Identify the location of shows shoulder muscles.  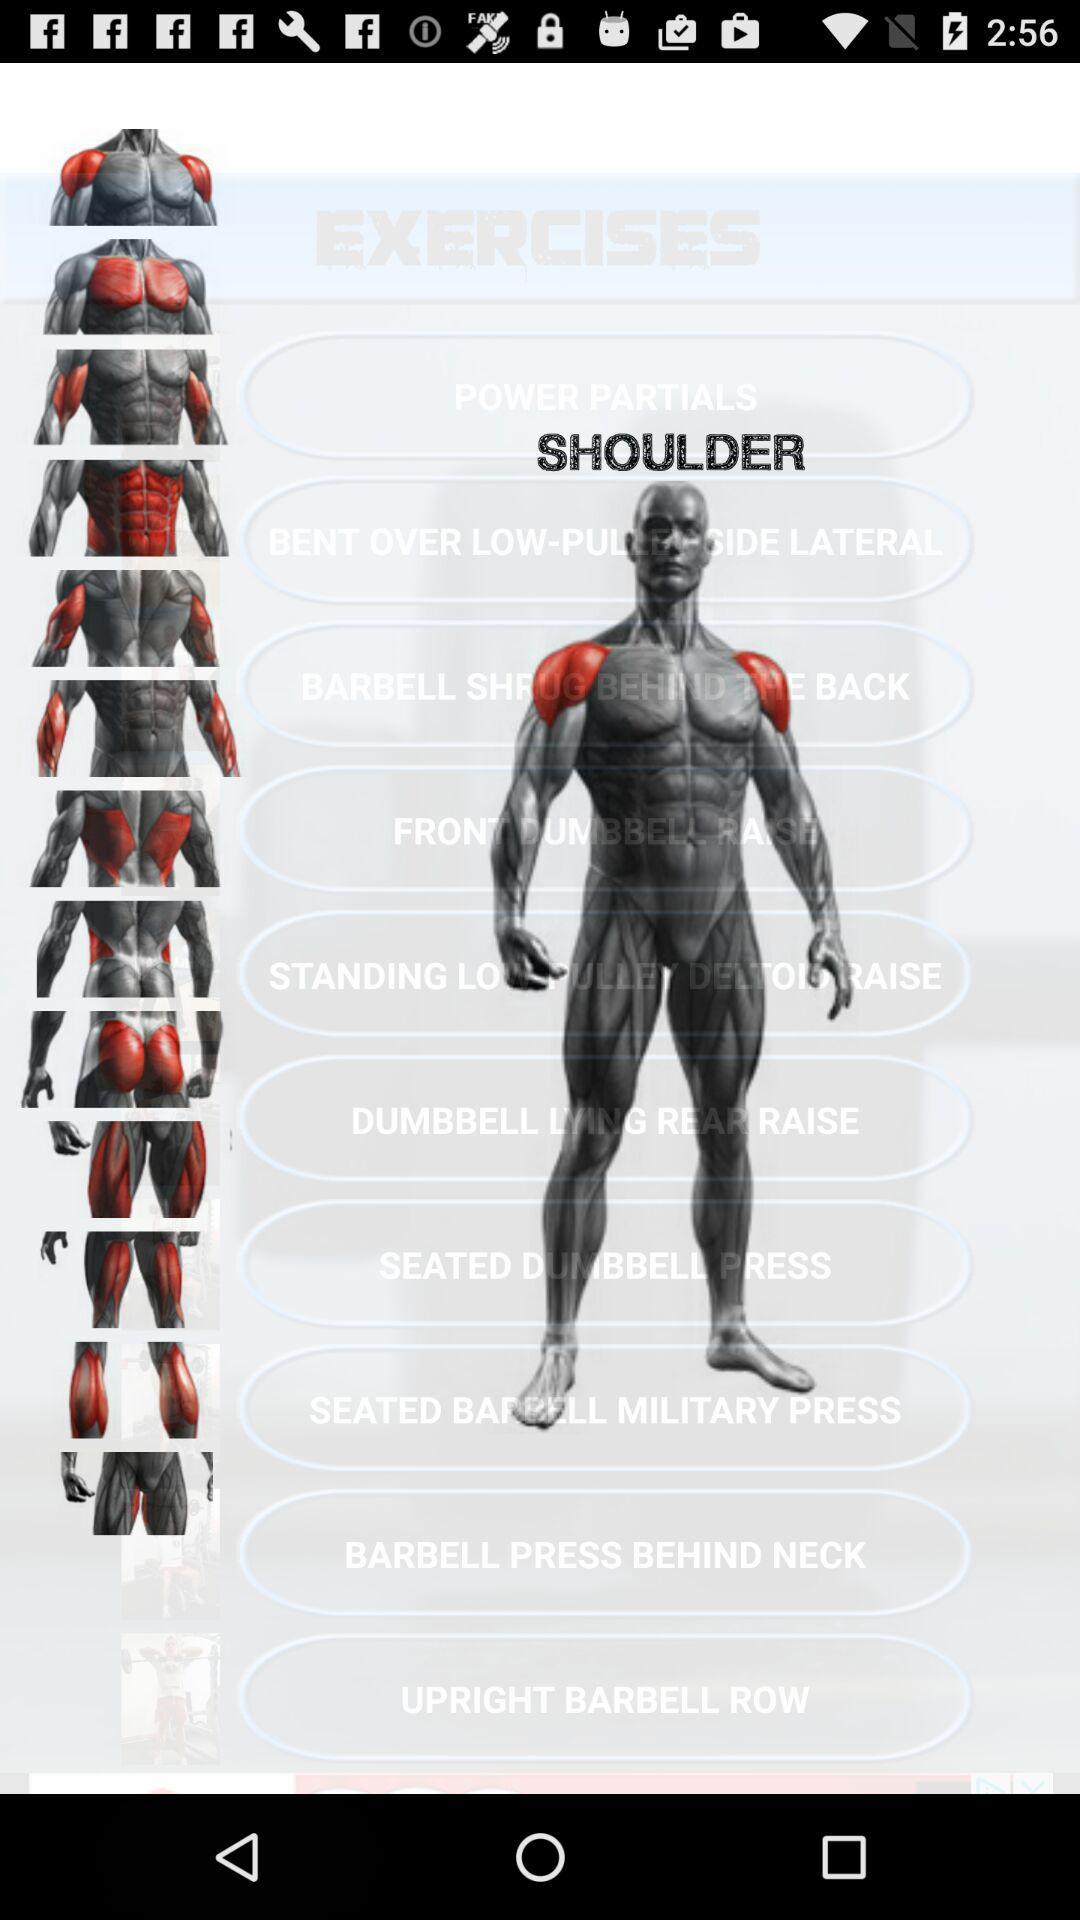
(131, 279).